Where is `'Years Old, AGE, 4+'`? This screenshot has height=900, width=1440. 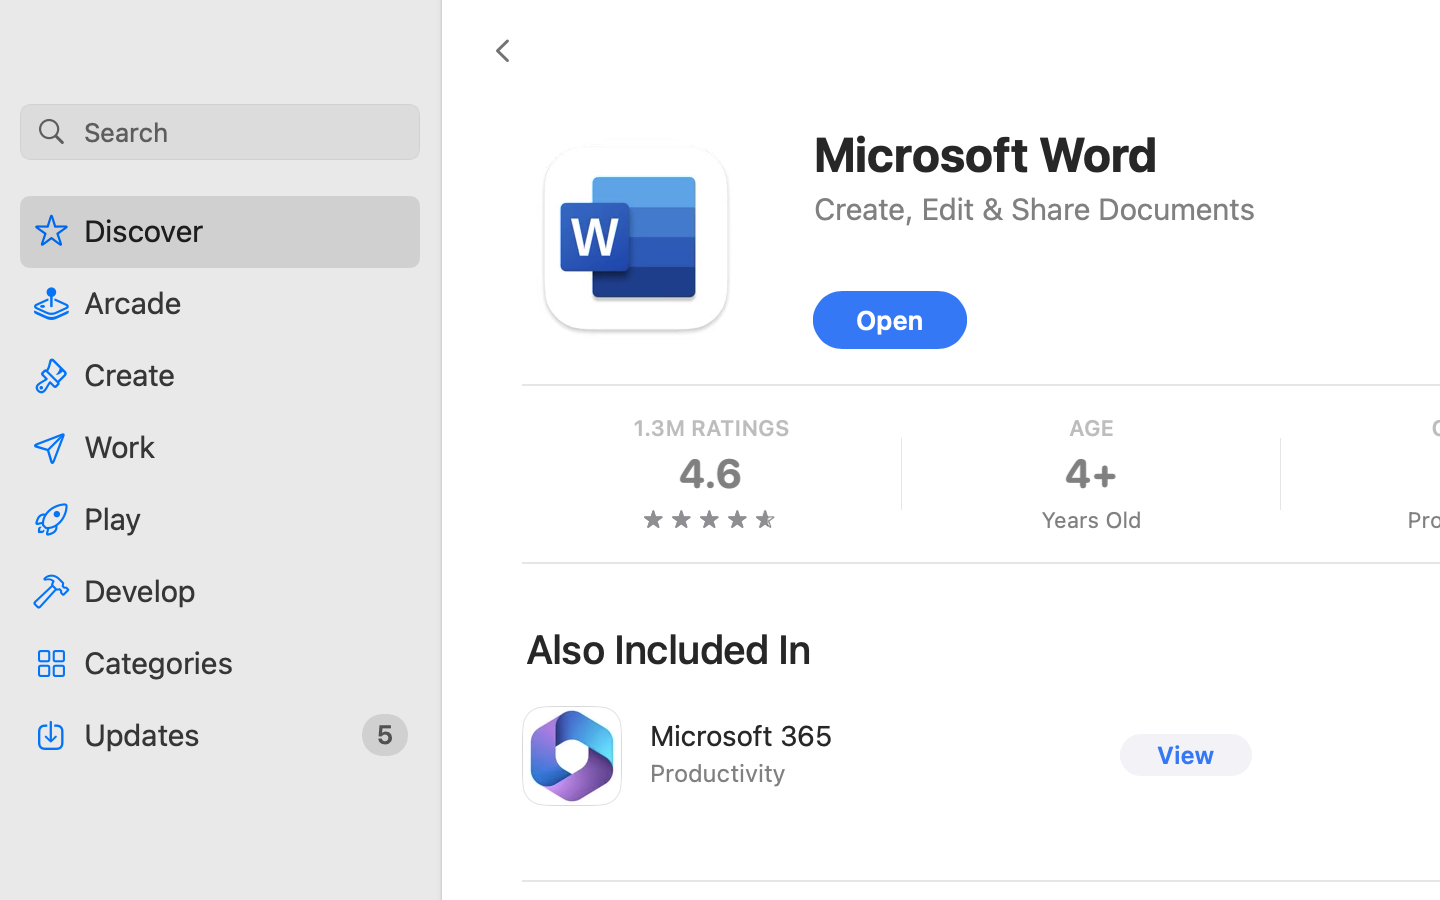 'Years Old, AGE, 4+' is located at coordinates (1089, 473).